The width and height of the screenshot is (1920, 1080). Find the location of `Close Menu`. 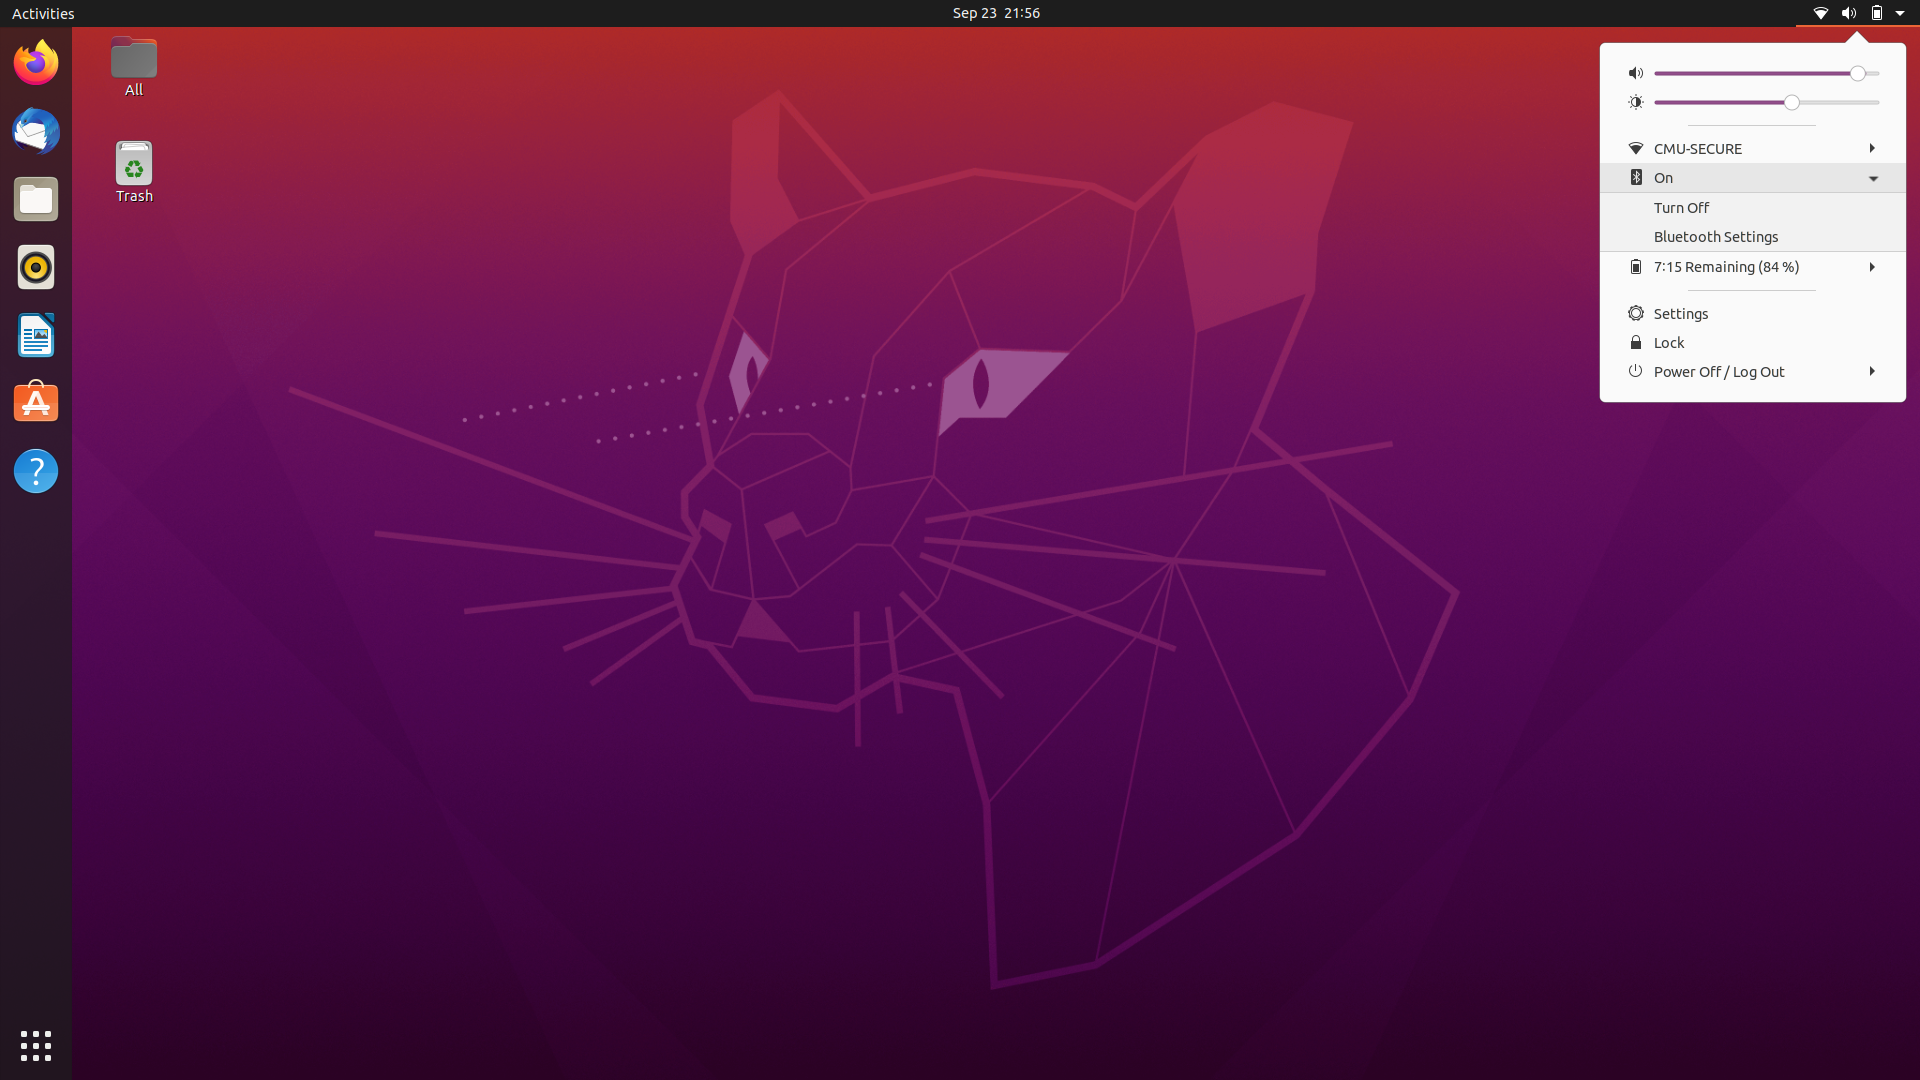

Close Menu is located at coordinates (1855, 13).